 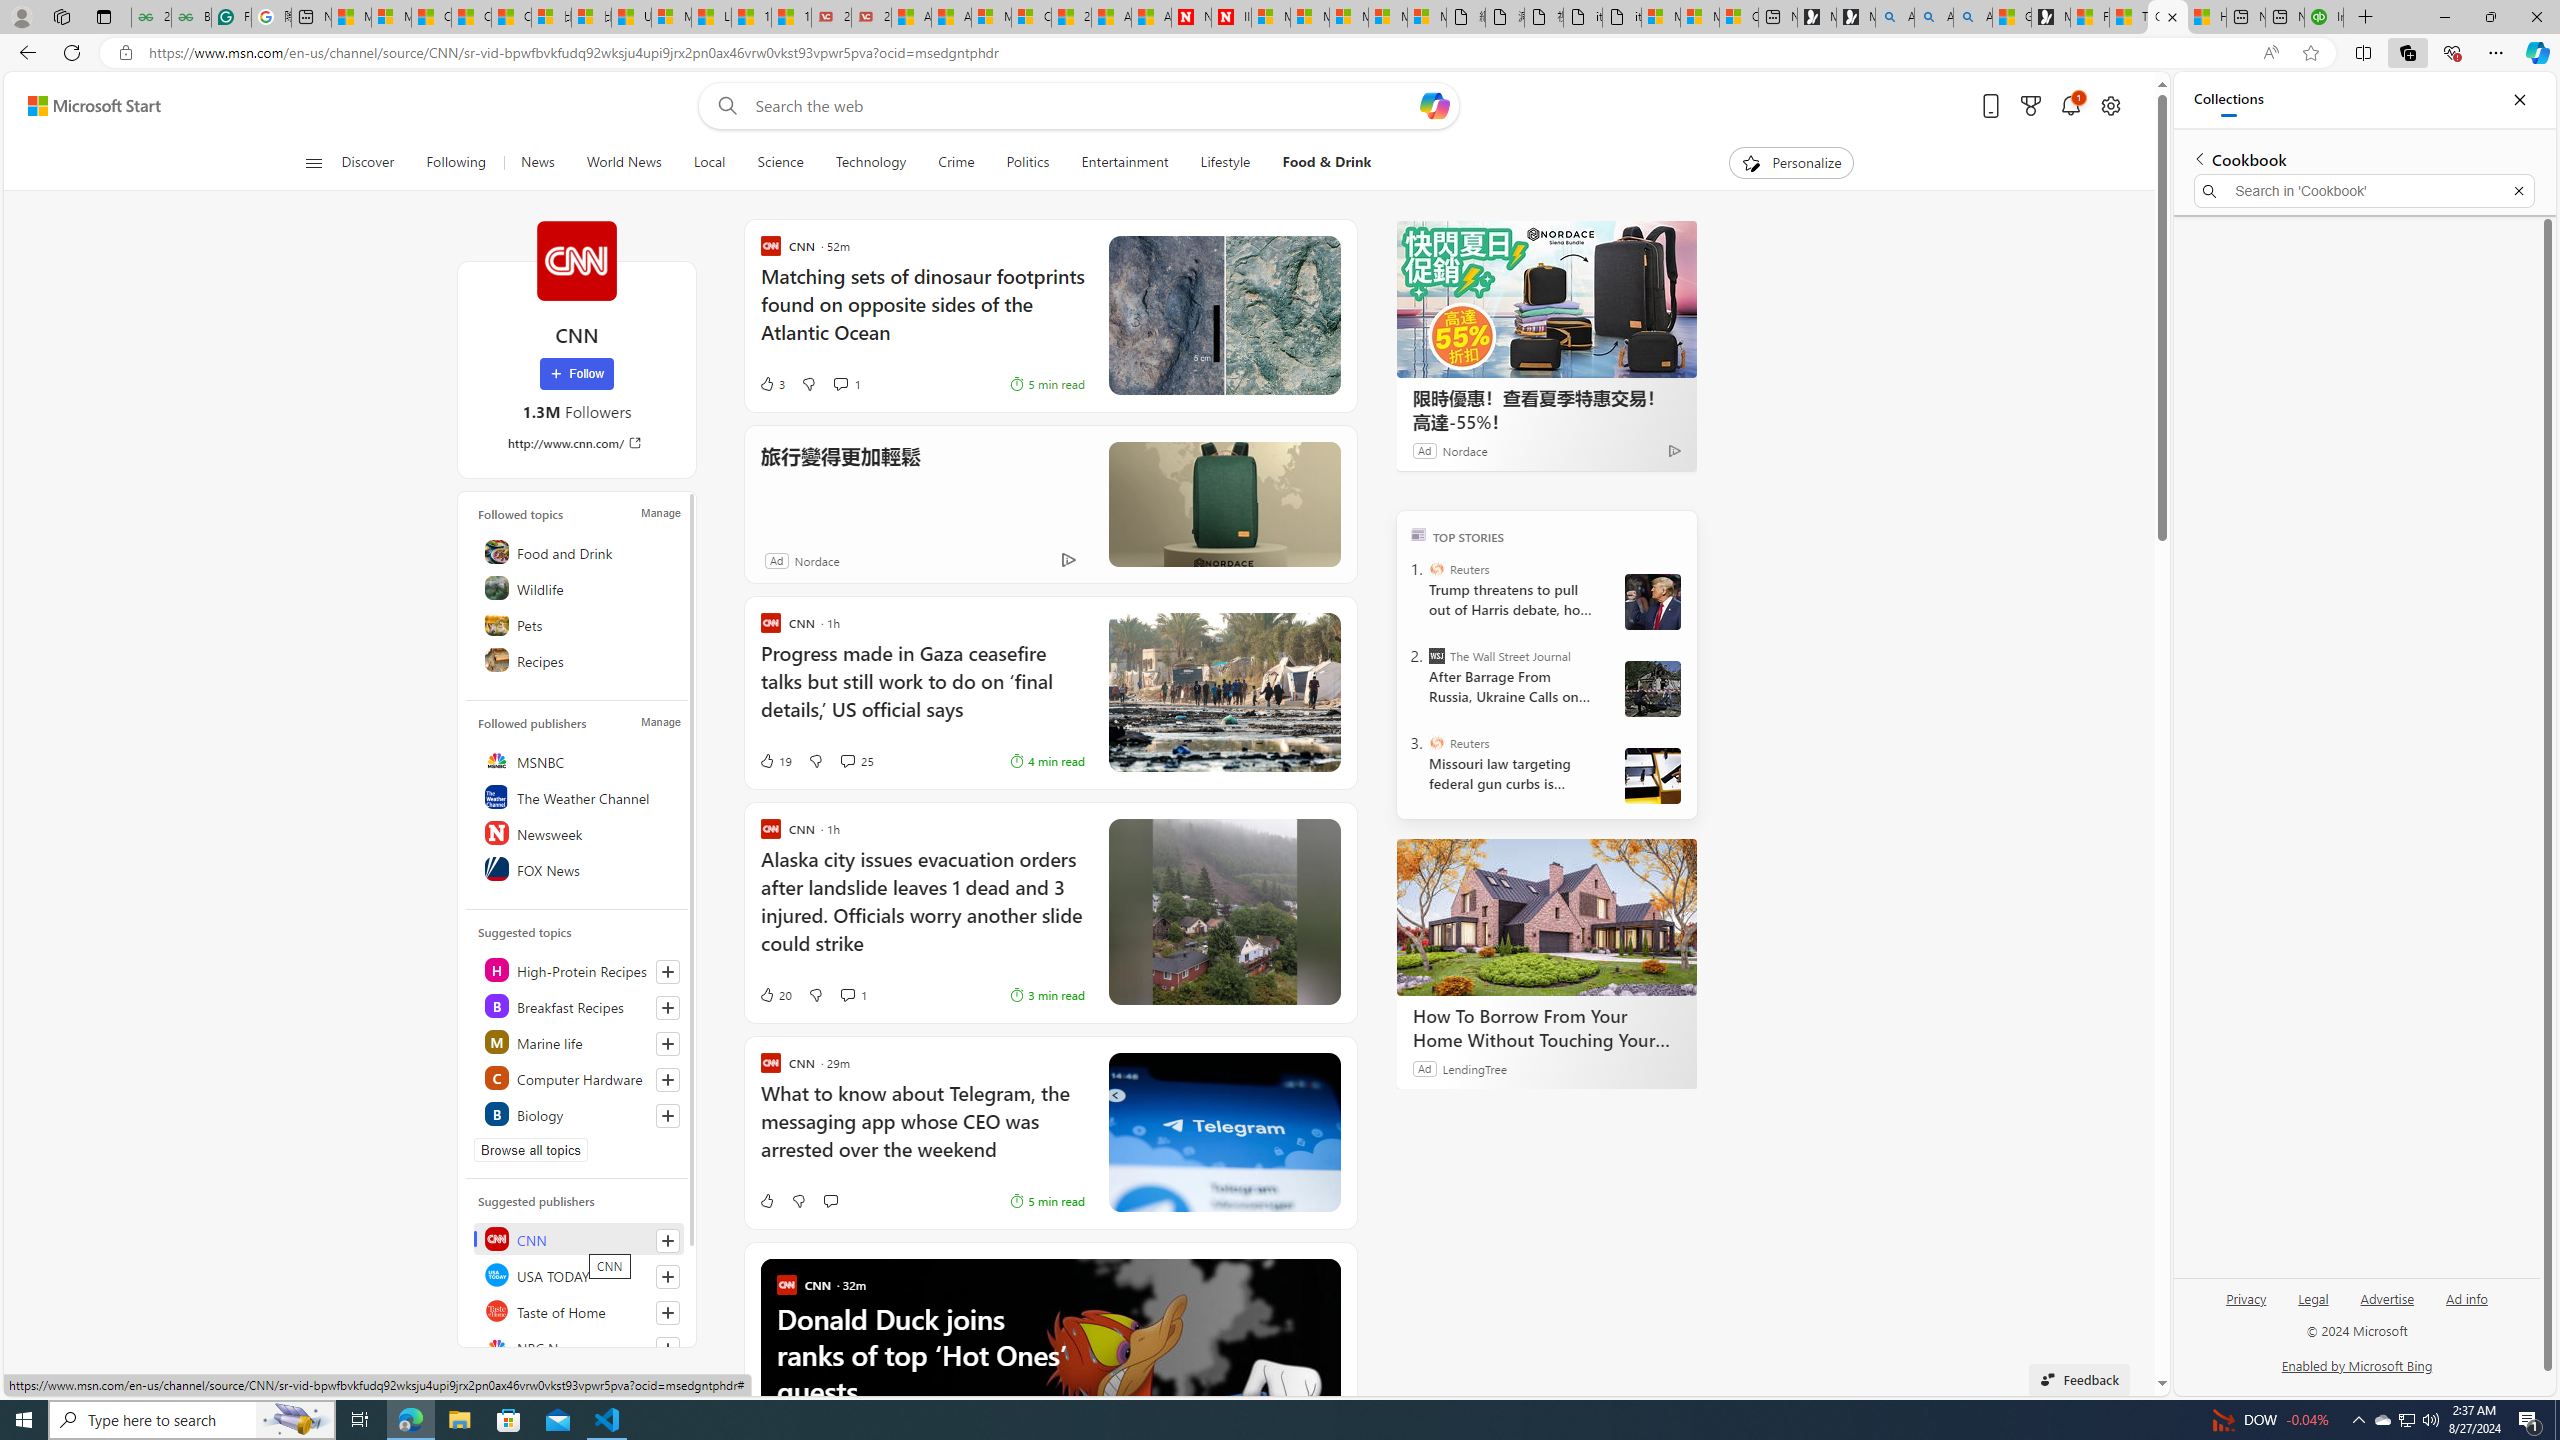 What do you see at coordinates (668, 1115) in the screenshot?
I see `'Follow this topic'` at bounding box center [668, 1115].